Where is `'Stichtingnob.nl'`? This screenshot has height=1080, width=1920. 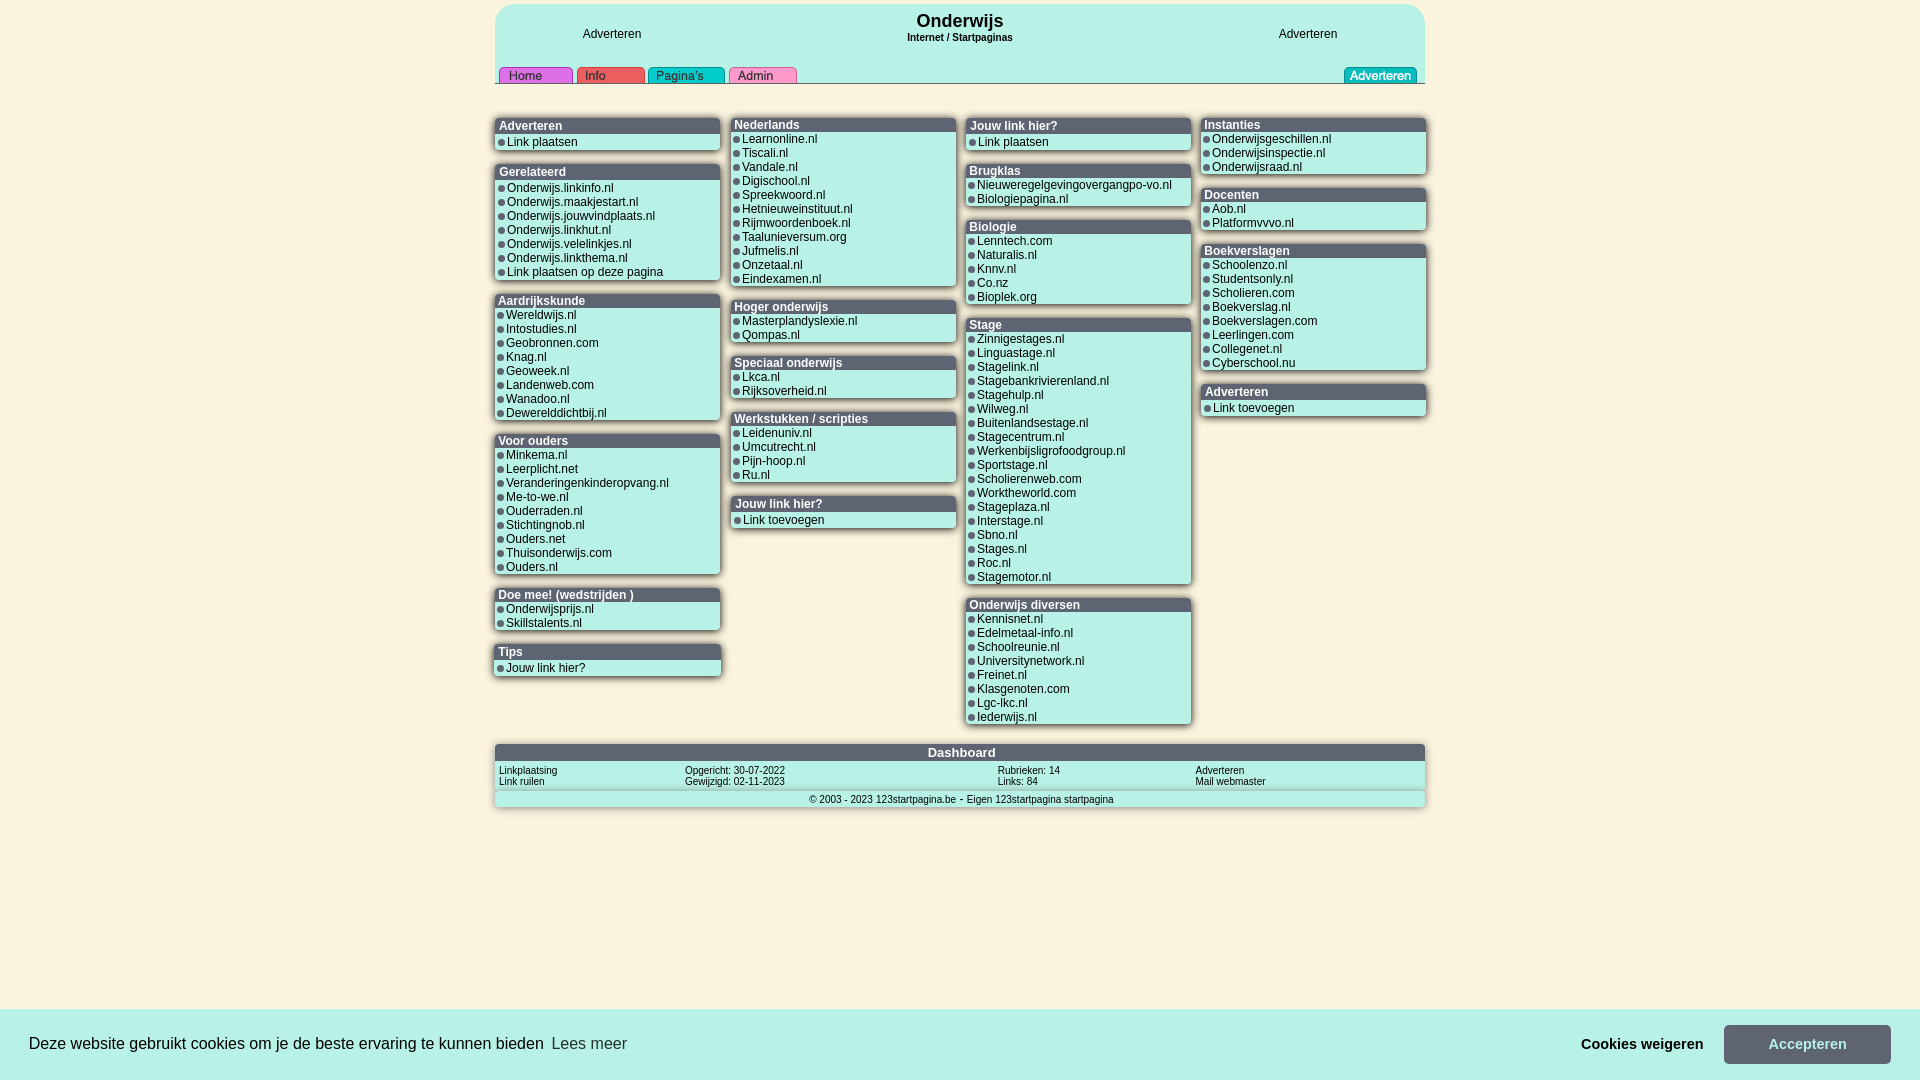 'Stichtingnob.nl' is located at coordinates (545, 523).